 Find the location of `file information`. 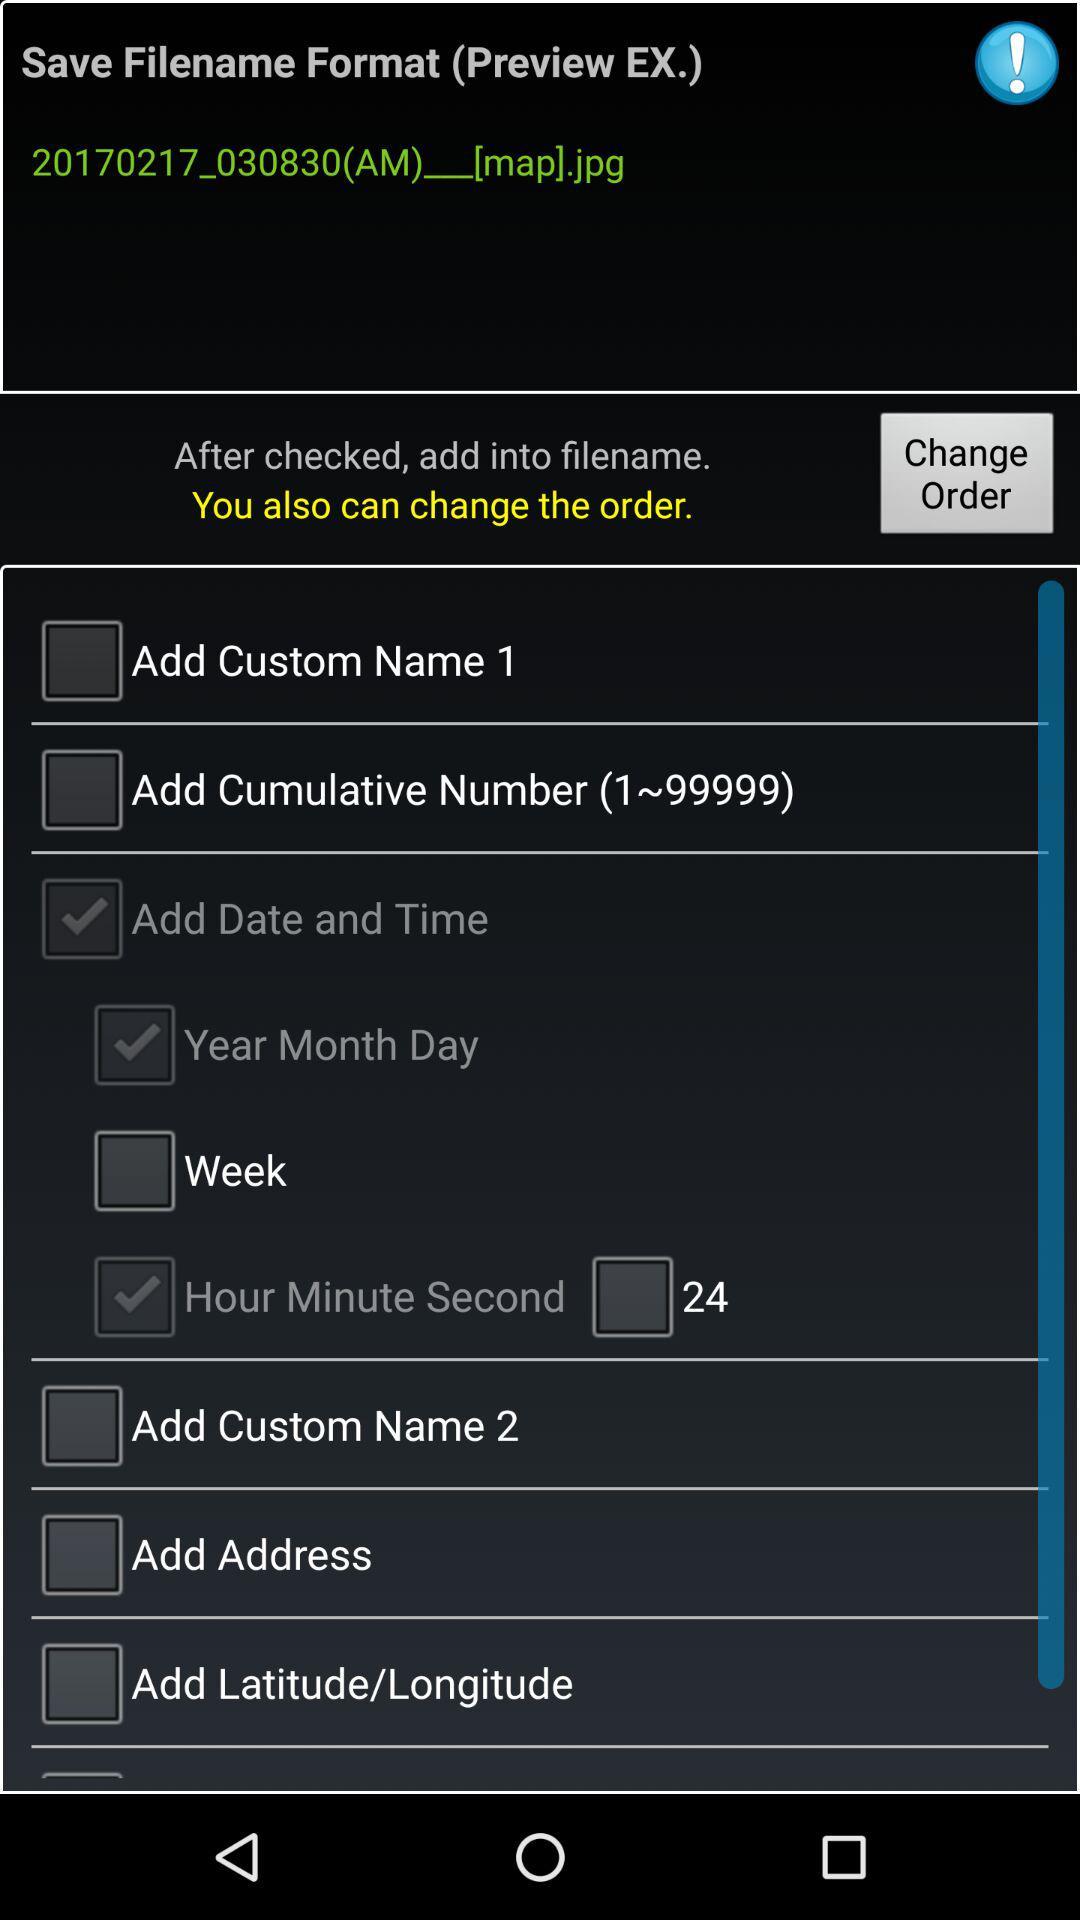

file information is located at coordinates (1017, 62).